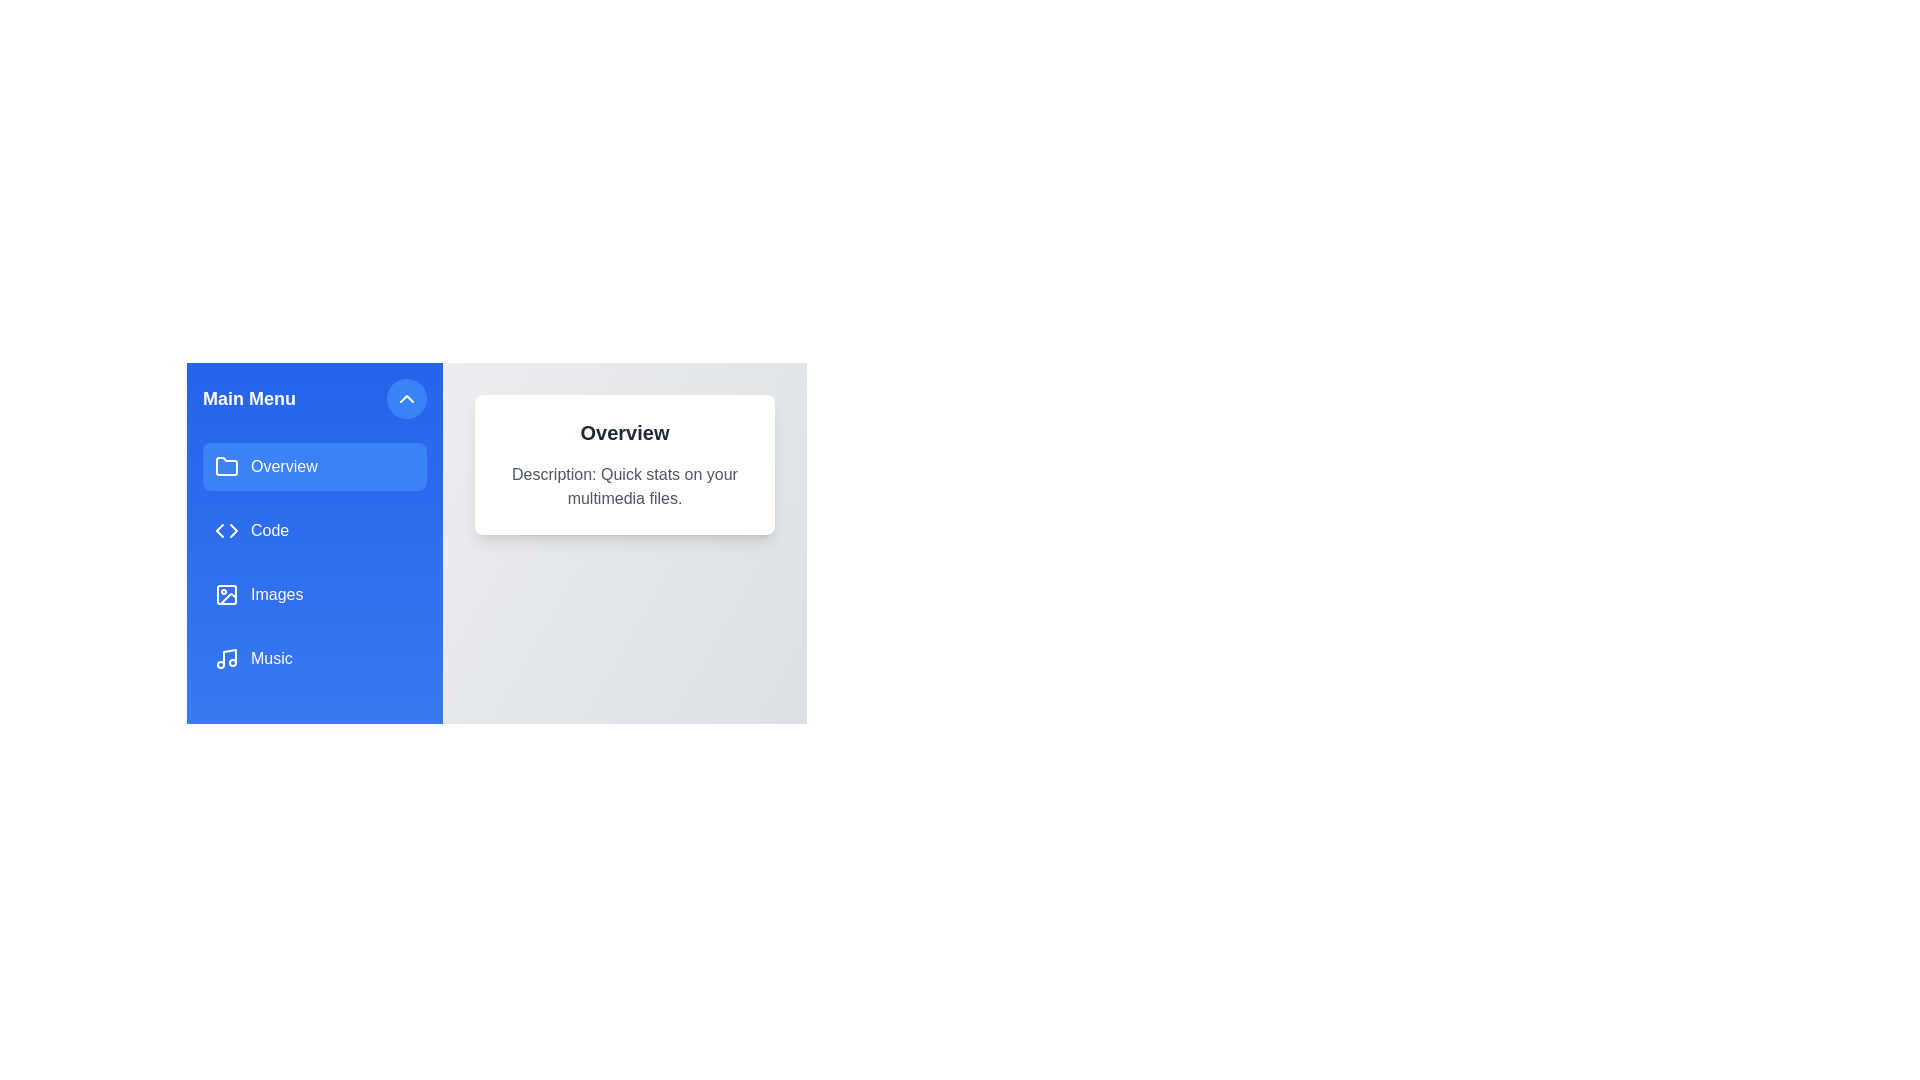 This screenshot has width=1920, height=1080. Describe the element at coordinates (226, 593) in the screenshot. I see `the small icon with a blue background and circular feature, located to the left of the 'Images' label` at that location.